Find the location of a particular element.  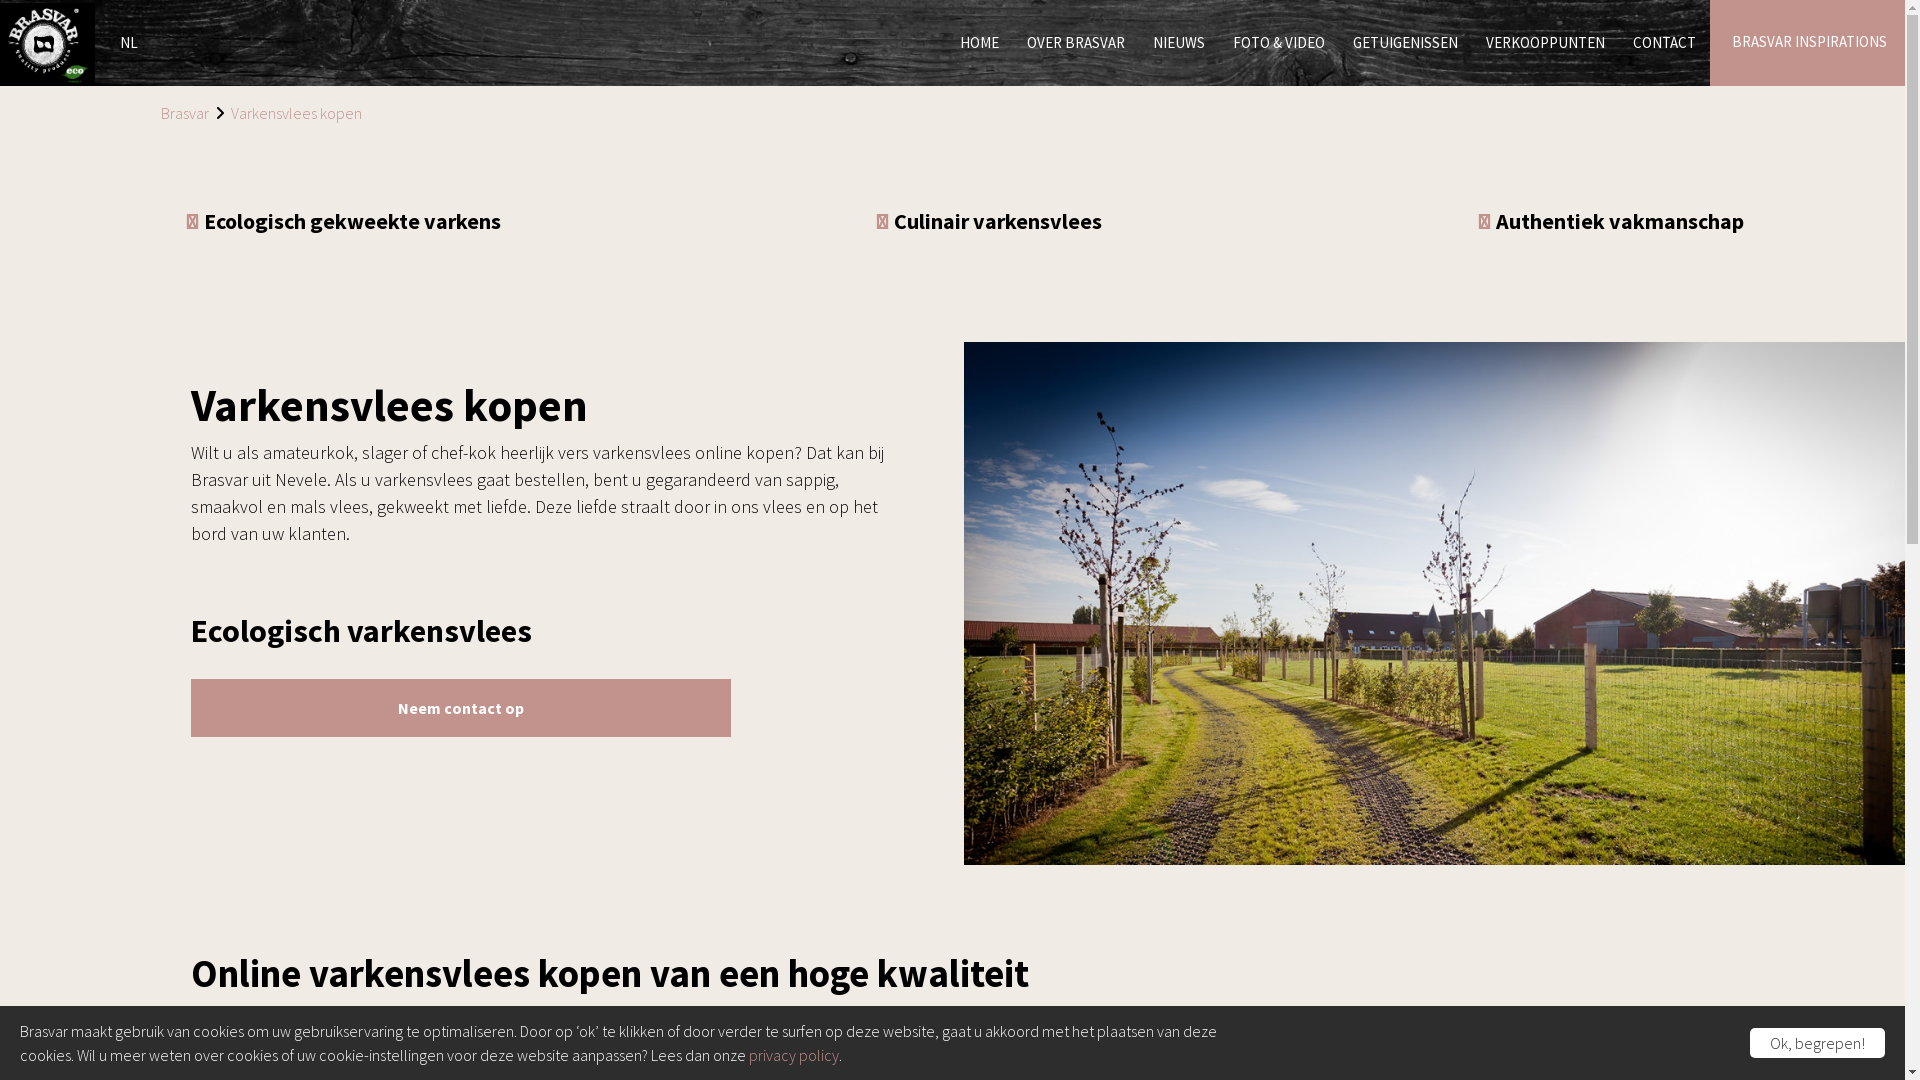

'duurzaam vlees' is located at coordinates (1440, 1041).